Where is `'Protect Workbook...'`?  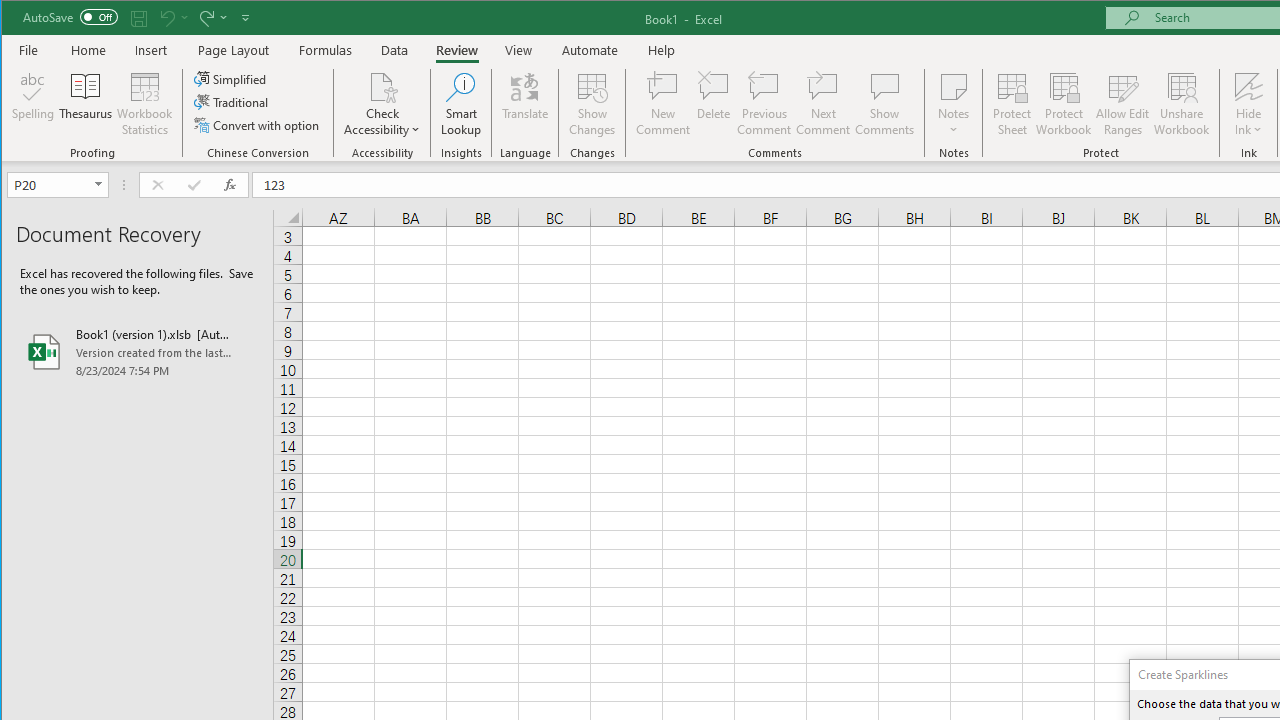 'Protect Workbook...' is located at coordinates (1063, 104).